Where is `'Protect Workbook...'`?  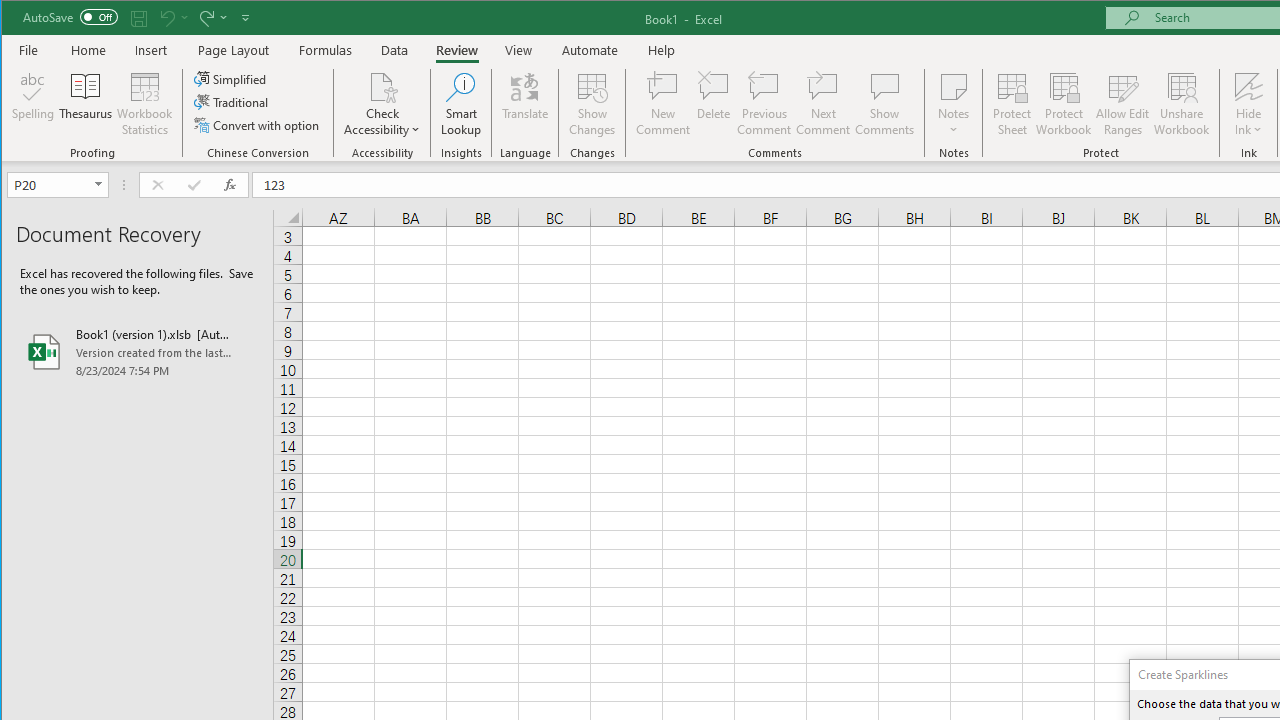 'Protect Workbook...' is located at coordinates (1063, 104).